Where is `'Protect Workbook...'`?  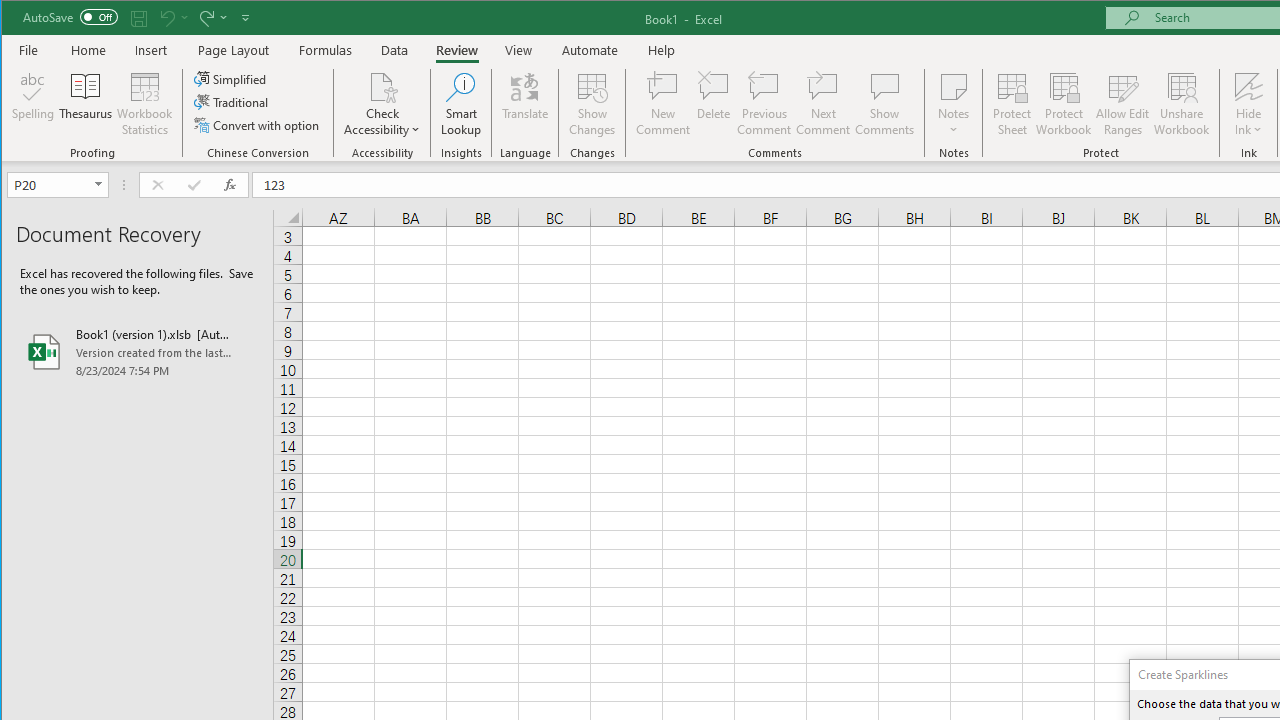 'Protect Workbook...' is located at coordinates (1063, 104).